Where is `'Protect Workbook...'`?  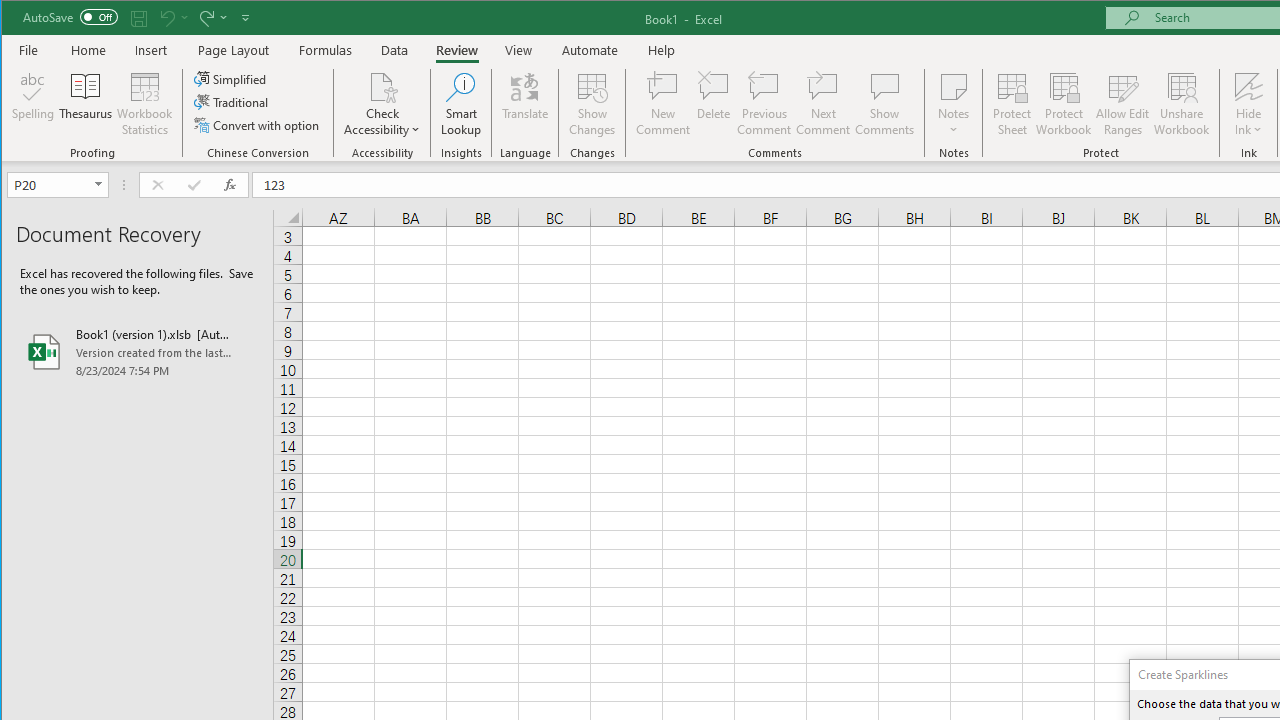 'Protect Workbook...' is located at coordinates (1063, 104).